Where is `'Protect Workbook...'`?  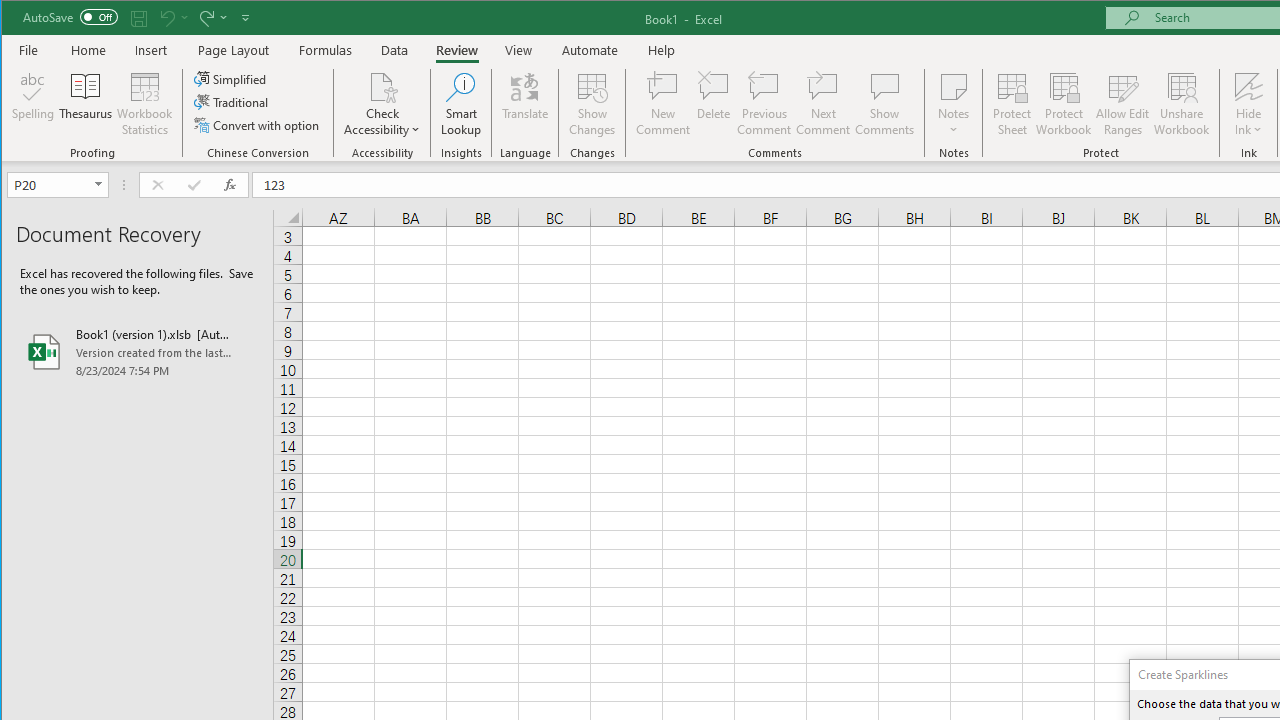 'Protect Workbook...' is located at coordinates (1063, 104).